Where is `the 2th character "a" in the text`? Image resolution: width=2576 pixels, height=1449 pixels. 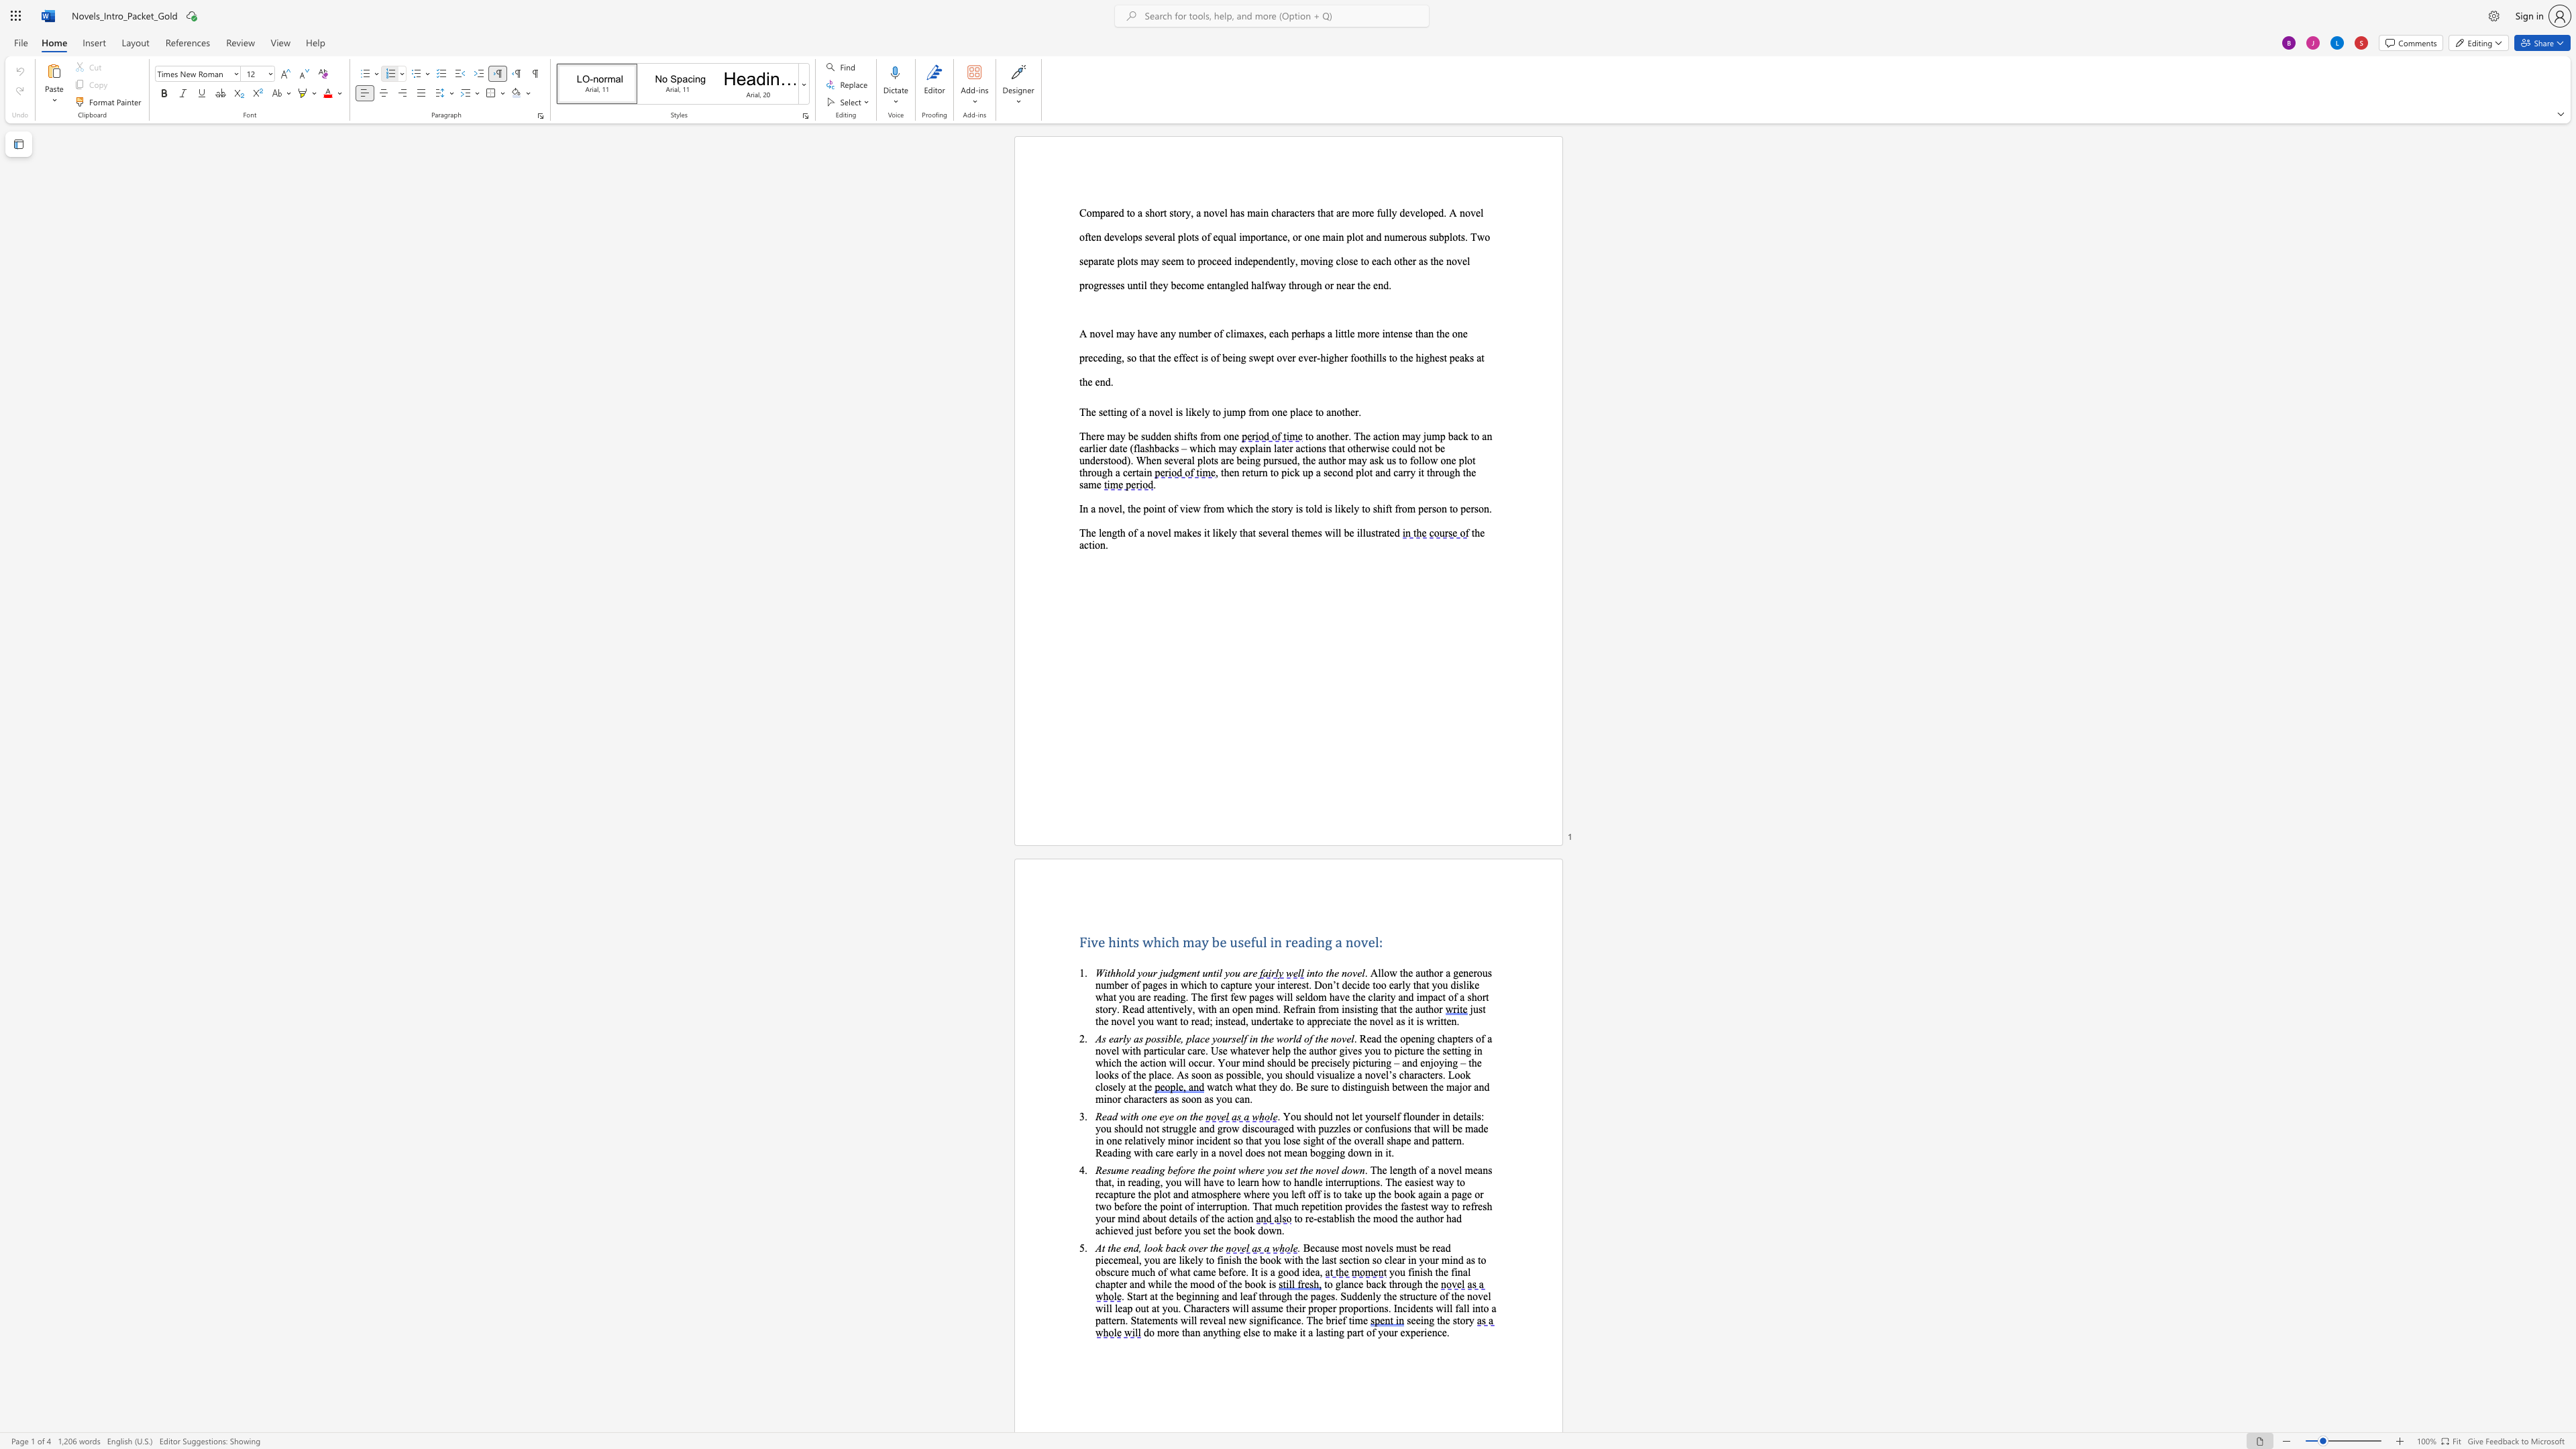 the 2th character "a" in the text is located at coordinates (1318, 1271).